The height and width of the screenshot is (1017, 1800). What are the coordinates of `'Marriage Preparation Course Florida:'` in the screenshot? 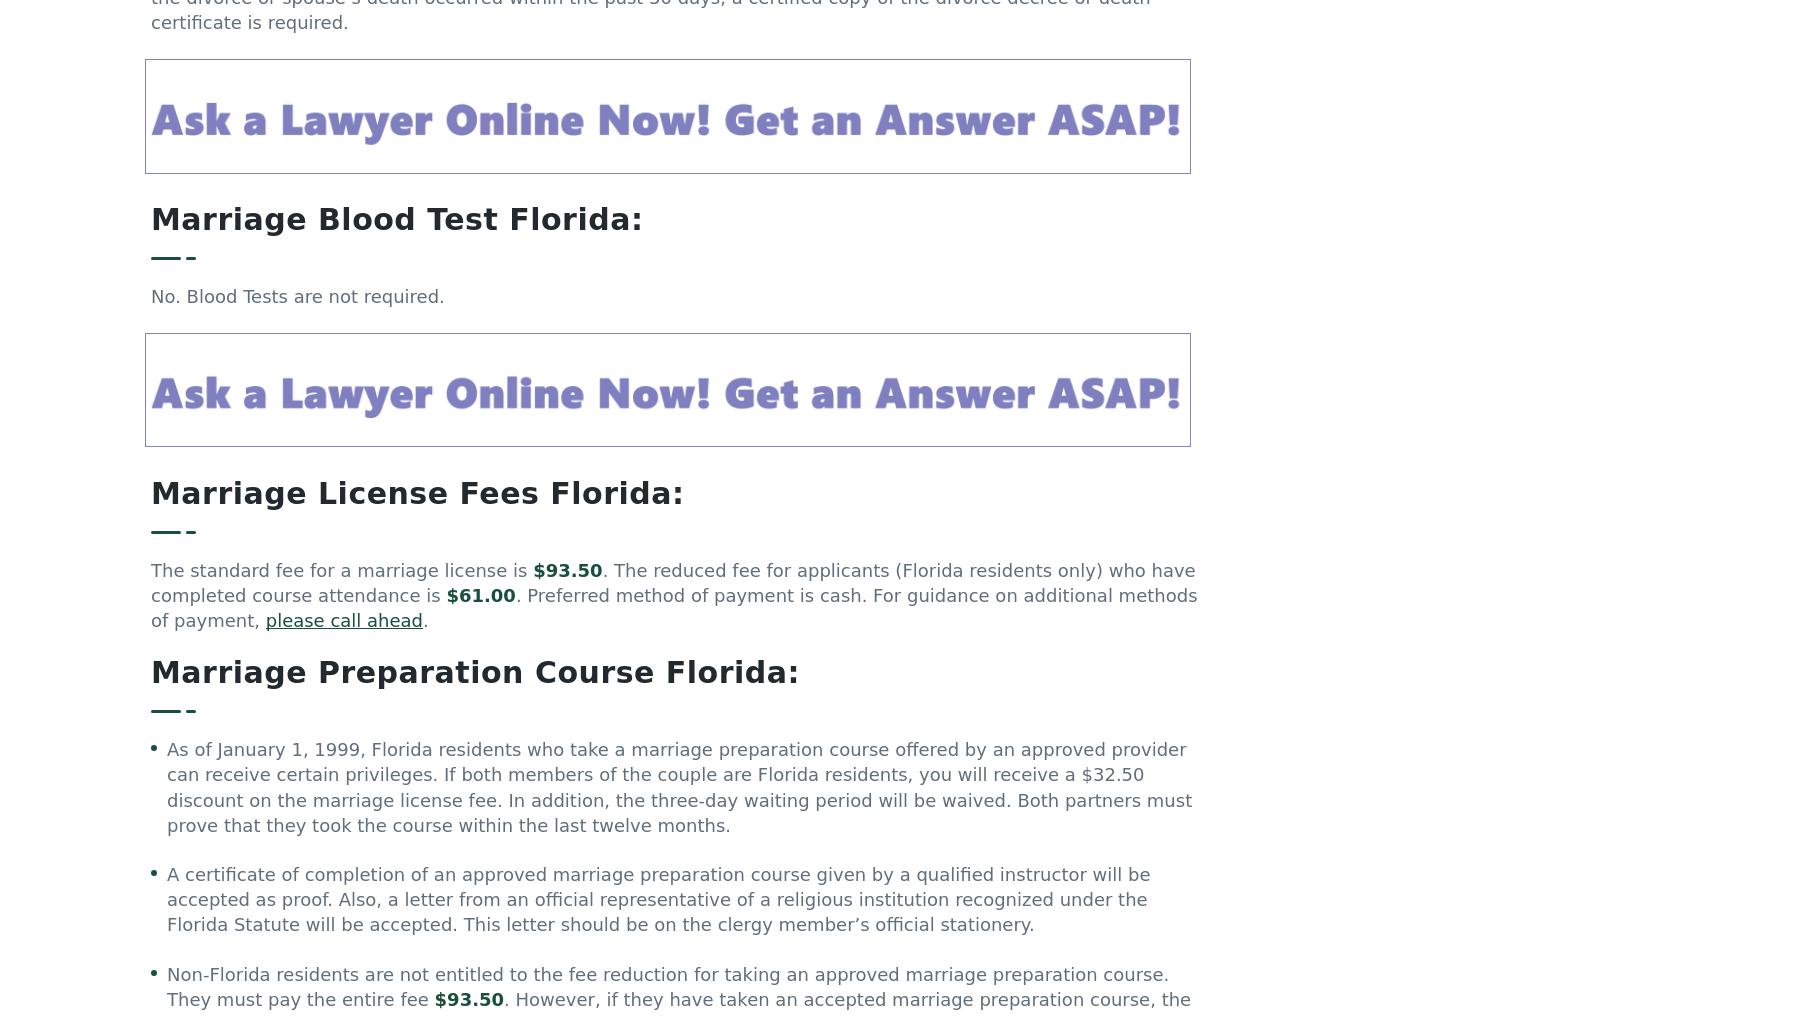 It's located at (474, 680).